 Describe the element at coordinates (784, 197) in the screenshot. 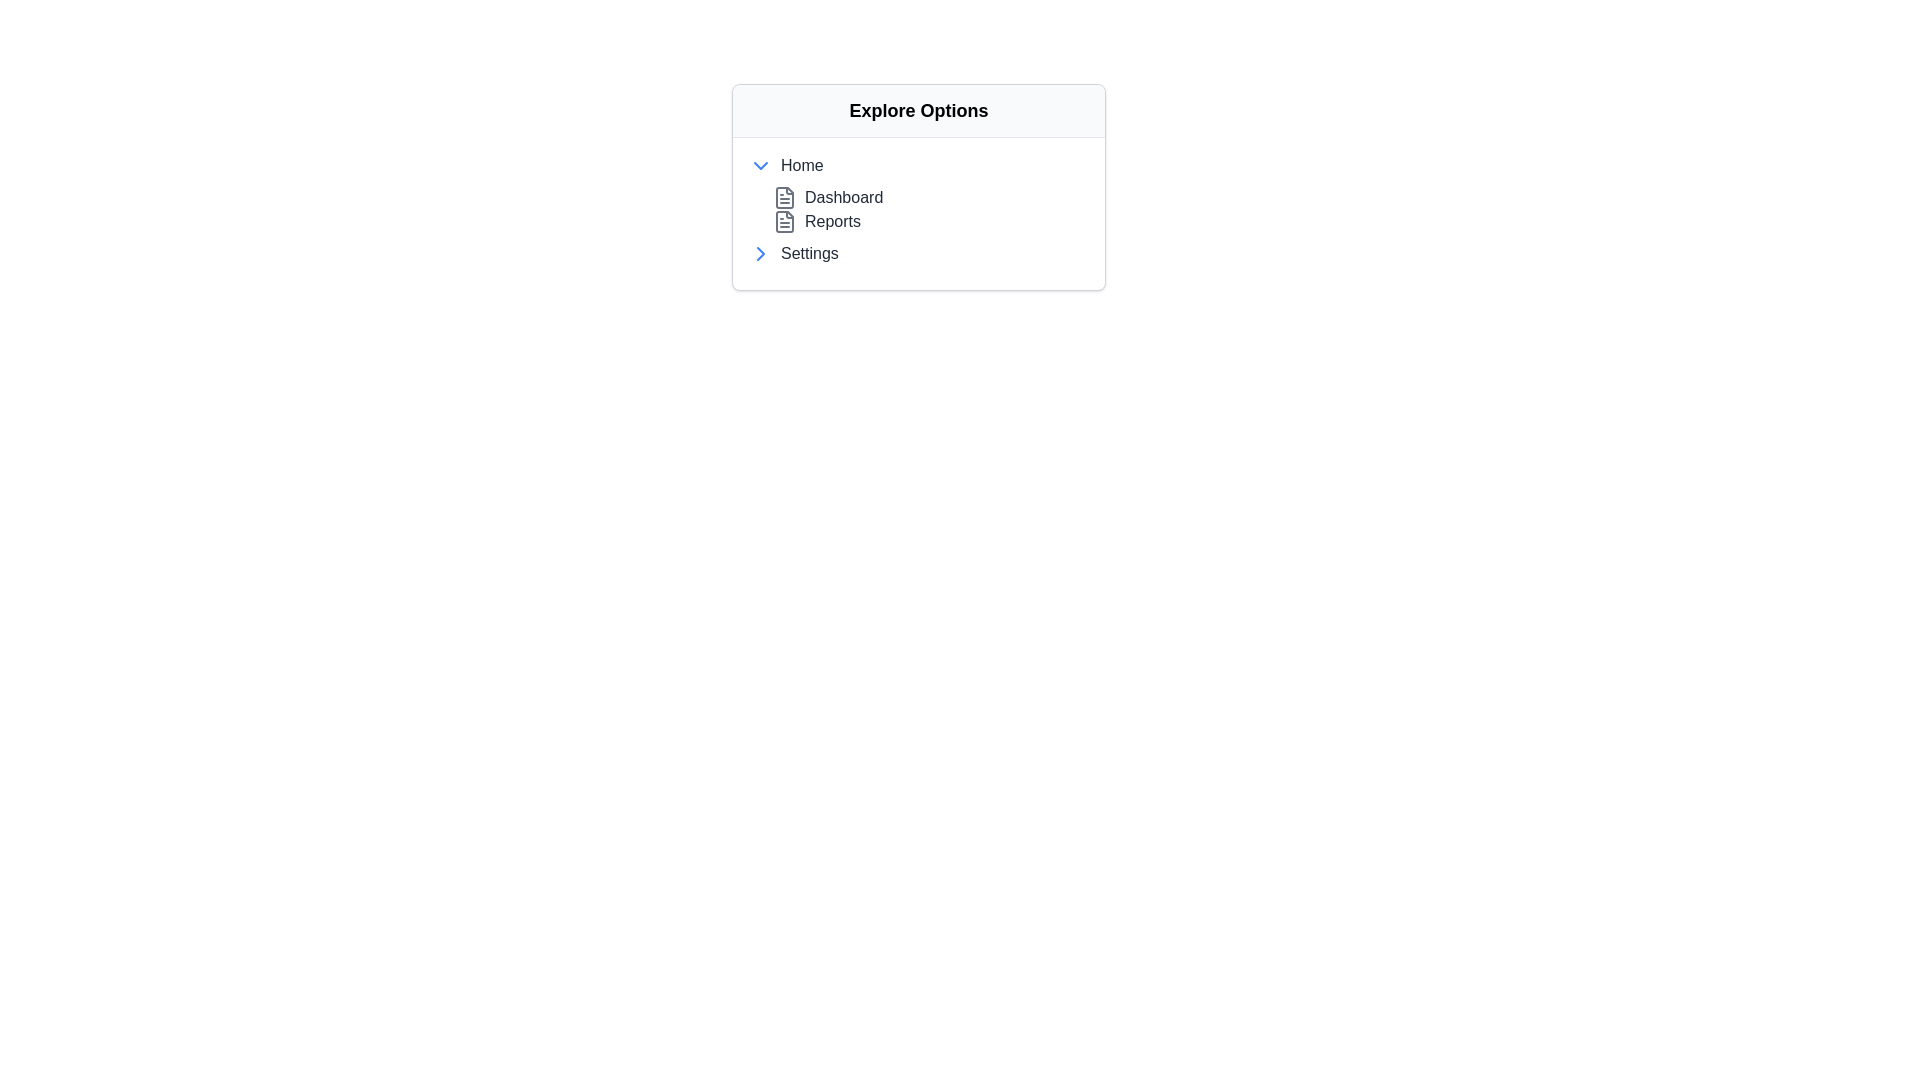

I see `the document icon, which is a gray rectangular shape with a folded corner, located to the left of the 'Dashboard' text in the 'Explore Options' menu` at that location.